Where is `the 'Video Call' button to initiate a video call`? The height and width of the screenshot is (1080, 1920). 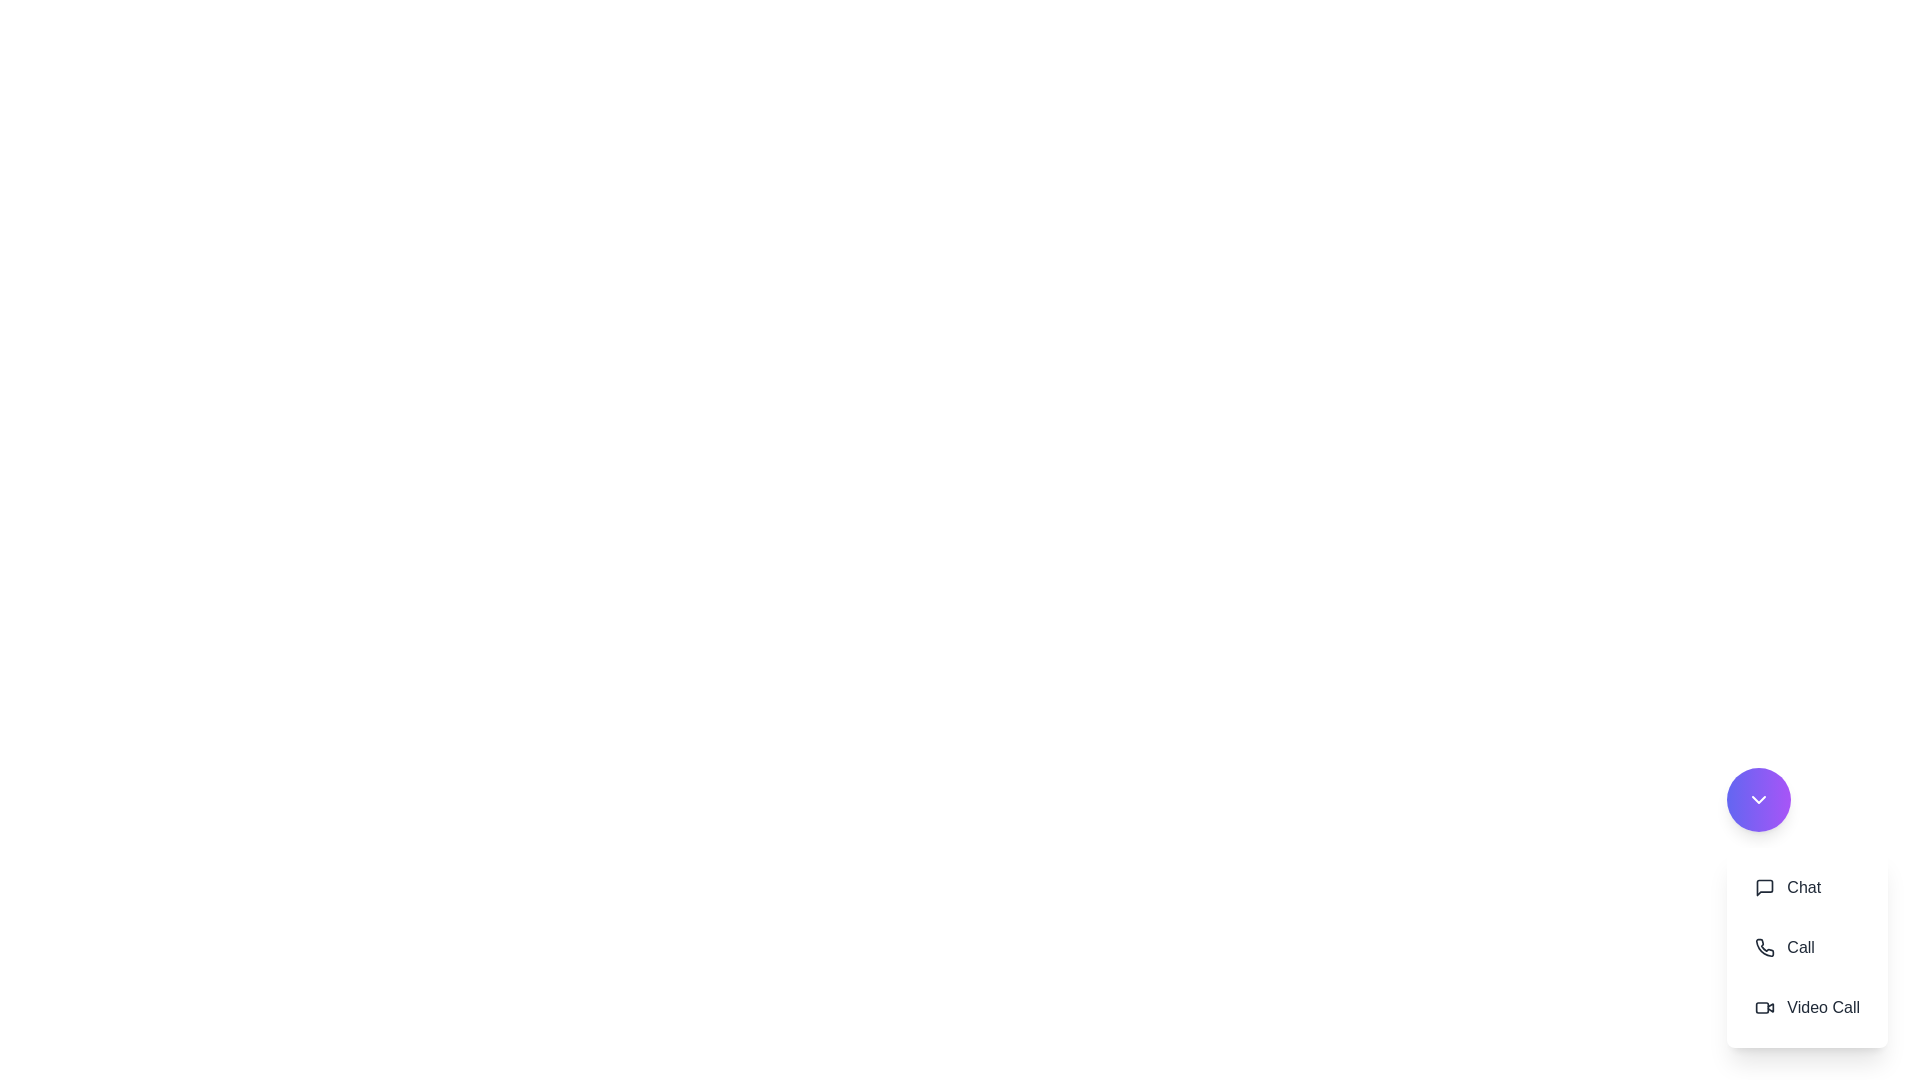 the 'Video Call' button to initiate a video call is located at coordinates (1807, 1007).